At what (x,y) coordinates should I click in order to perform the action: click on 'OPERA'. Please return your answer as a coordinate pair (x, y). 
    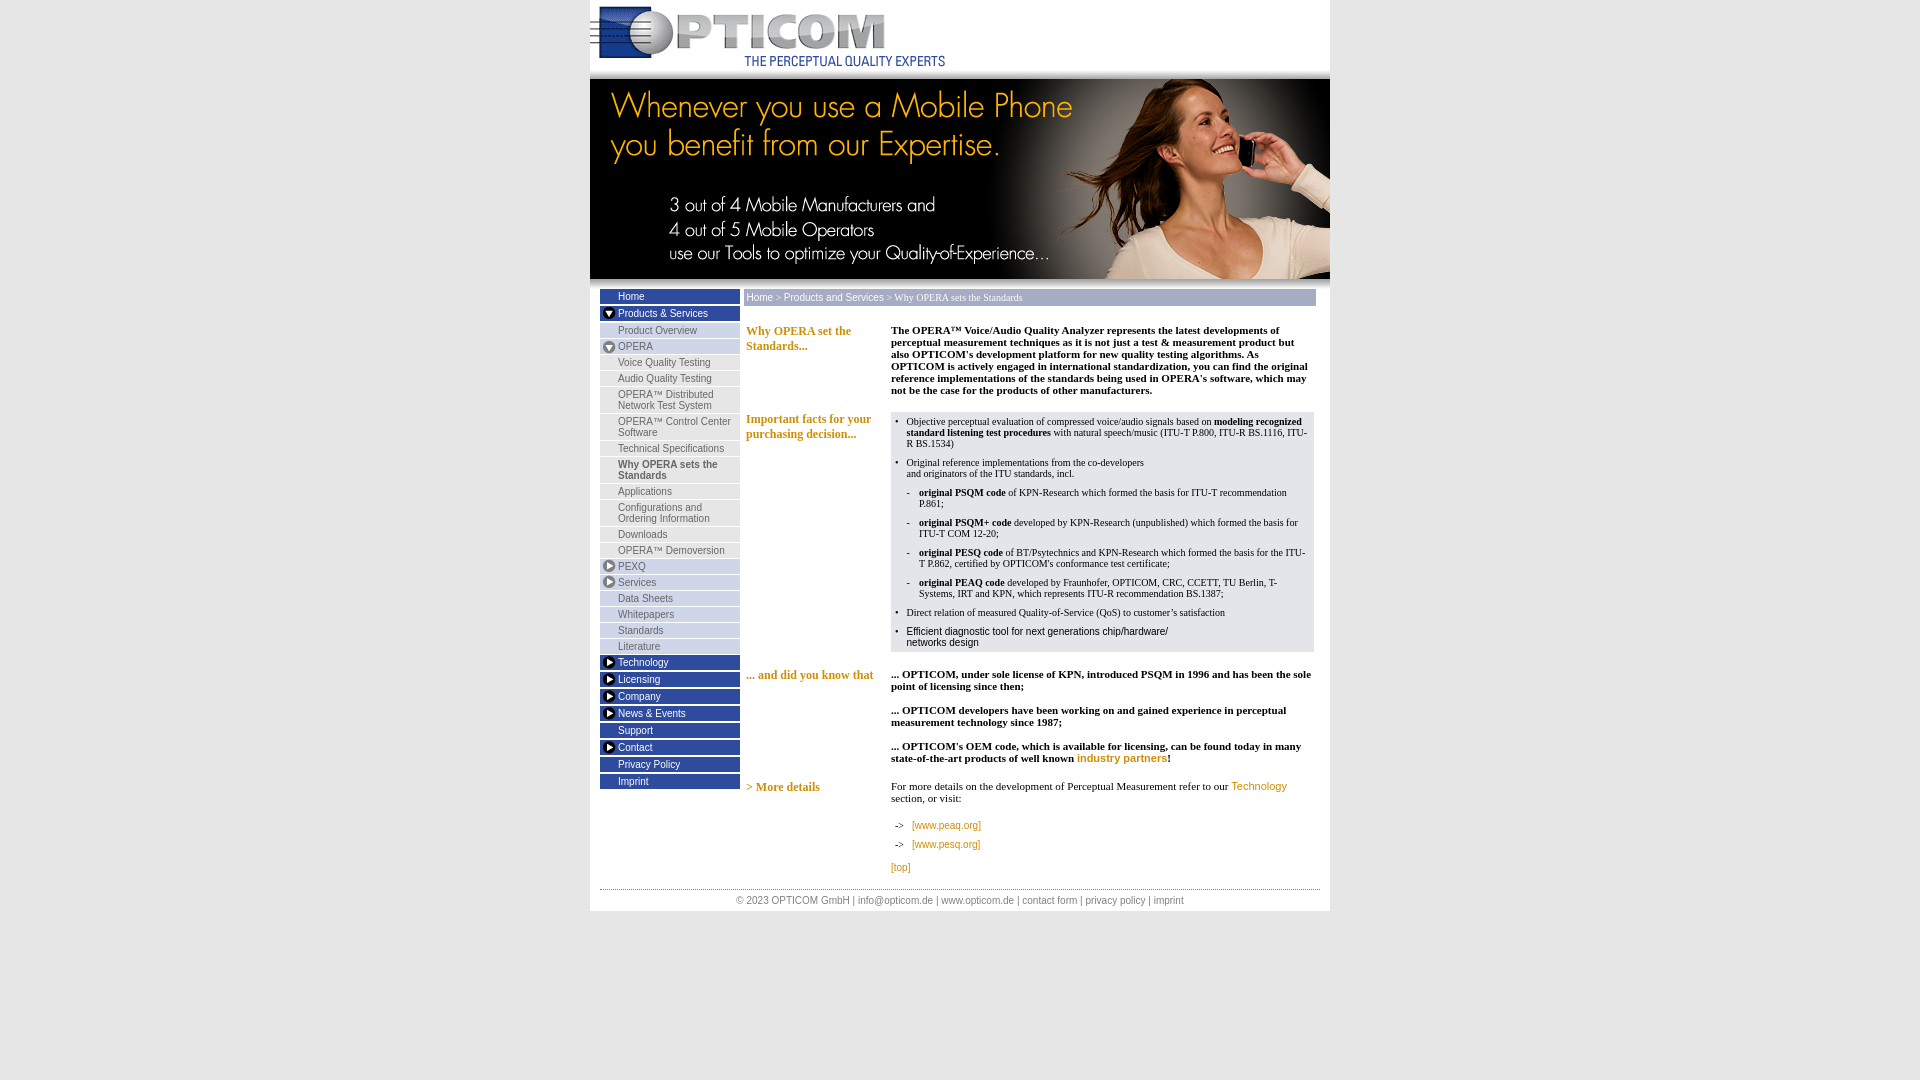
    Looking at the image, I should click on (605, 345).